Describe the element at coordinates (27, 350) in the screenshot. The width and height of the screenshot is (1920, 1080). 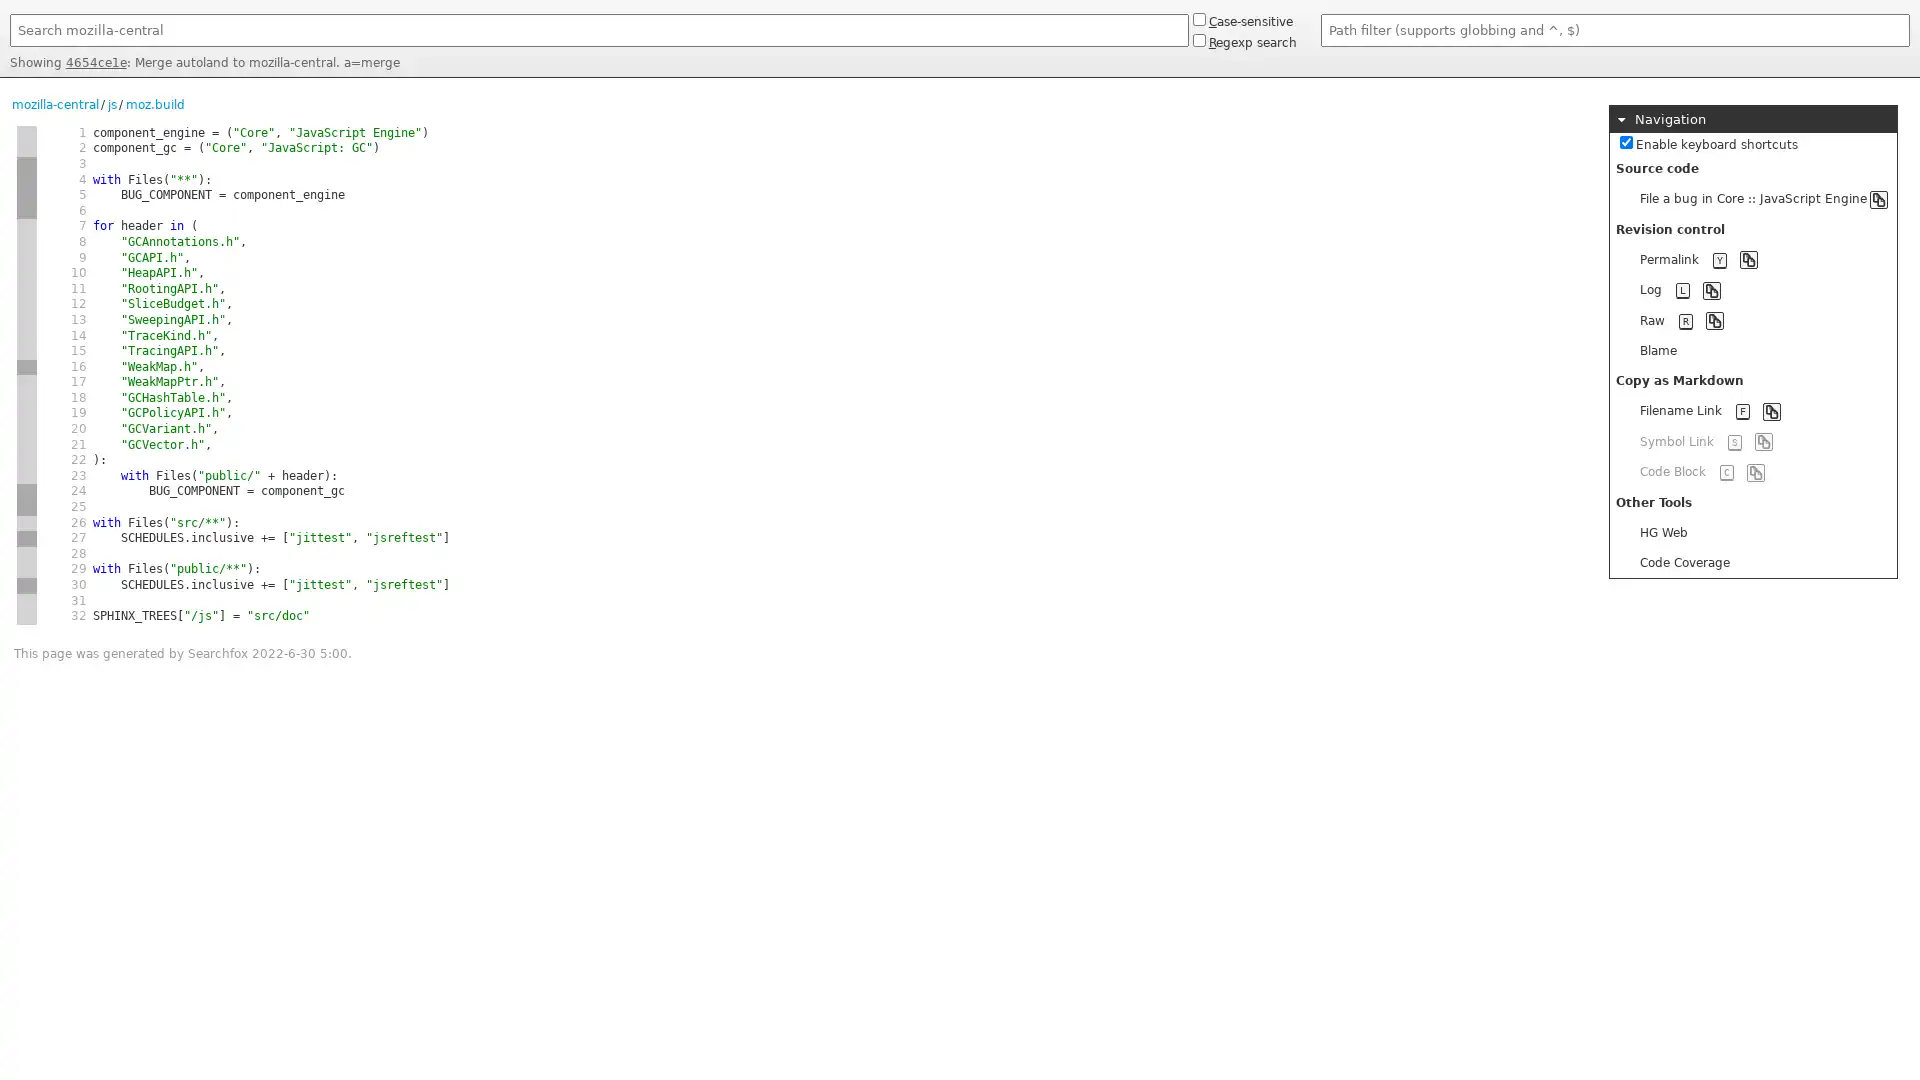
I see `same hash 1` at that location.